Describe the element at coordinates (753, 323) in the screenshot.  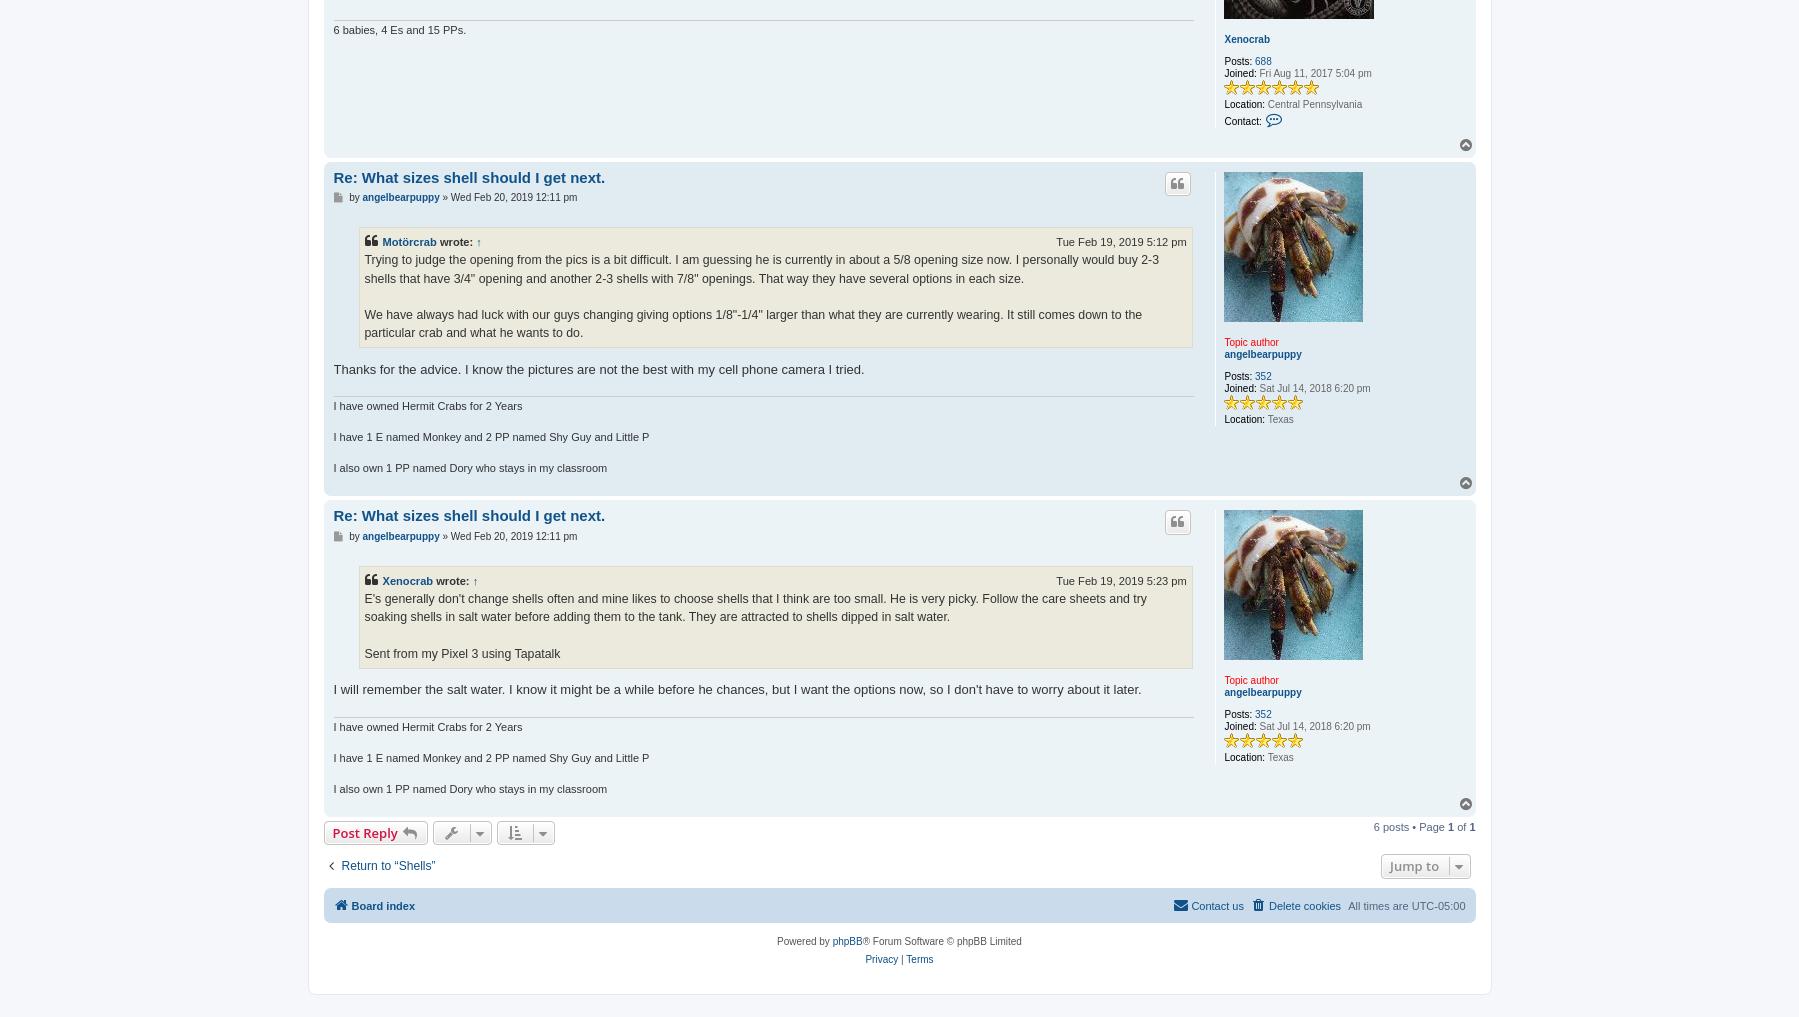
I see `'We have always had luck with our guys changing giving options 1/8"-1/4" larger than what they are currently wearing. It still comes down to the particular crab and what he wants to do.'` at that location.